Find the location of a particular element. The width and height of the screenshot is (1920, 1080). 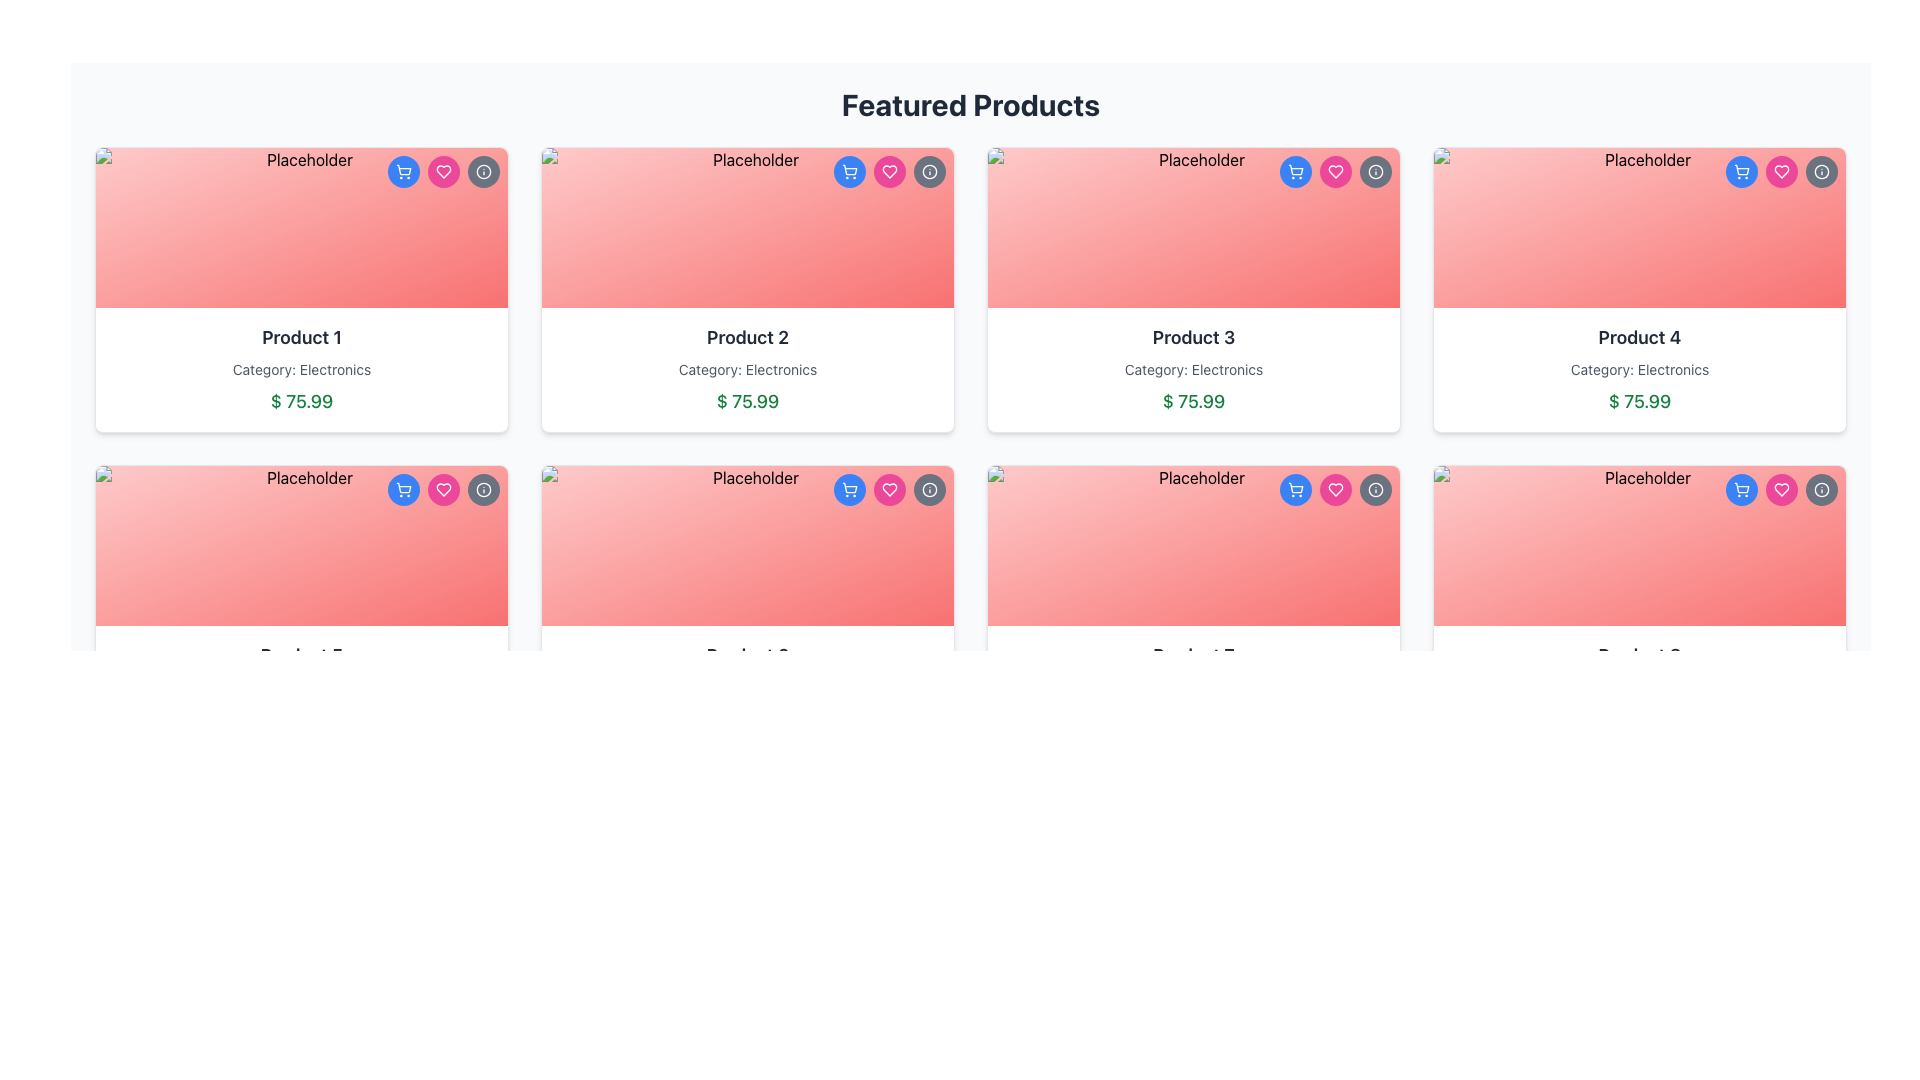

the second blue outlined shopping cart icon located in the top-right region of the 'Product 3' card is located at coordinates (1296, 168).